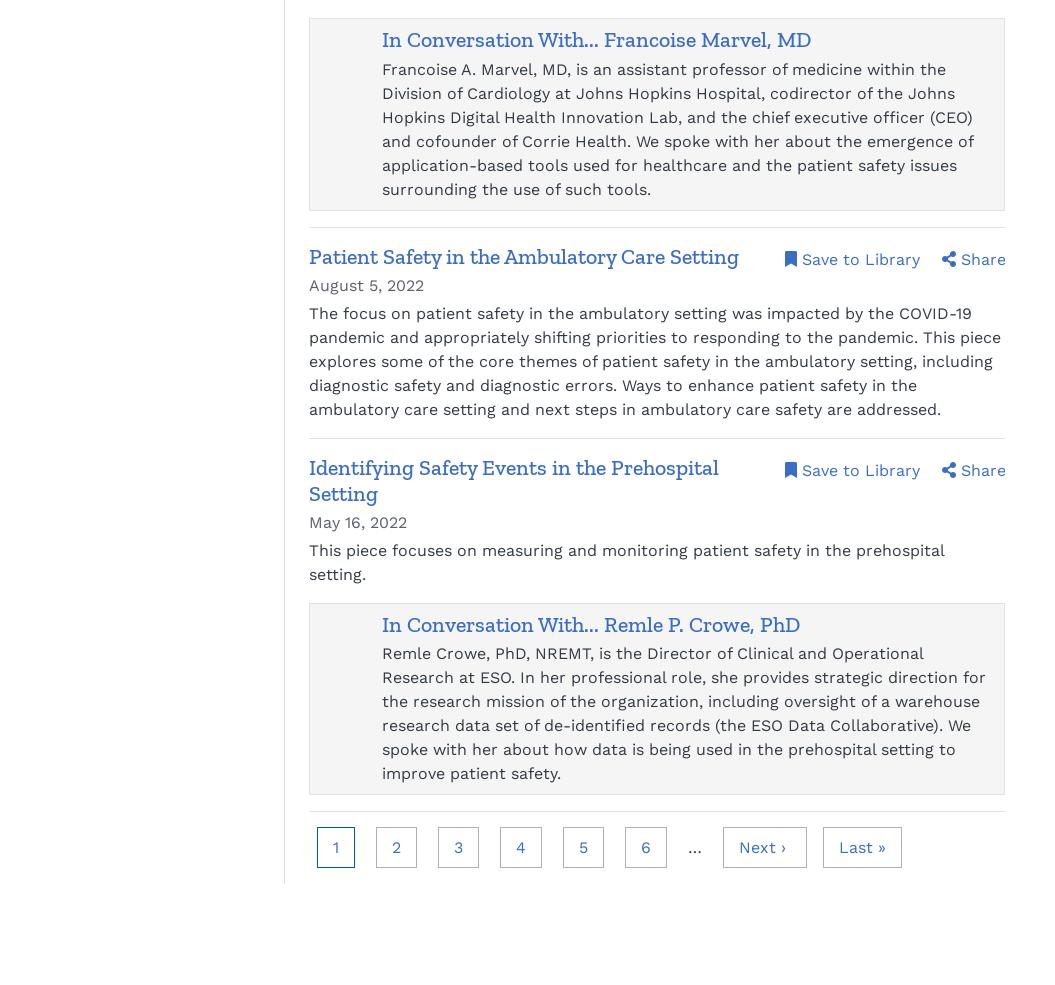 The height and width of the screenshot is (985, 1055). What do you see at coordinates (682, 713) in the screenshot?
I see `'Remle Crowe, PhD, NREMT, is the Director of Clinical and Operational Research at ESO. In her professional role, she provides strategic direction for the research mission of the organization, including oversight of a warehouse research data set of de-identified records (the ESO Data Collaborative). We spoke with her about how data is being used in the prehospital setting to improve patient safety.'` at bounding box center [682, 713].